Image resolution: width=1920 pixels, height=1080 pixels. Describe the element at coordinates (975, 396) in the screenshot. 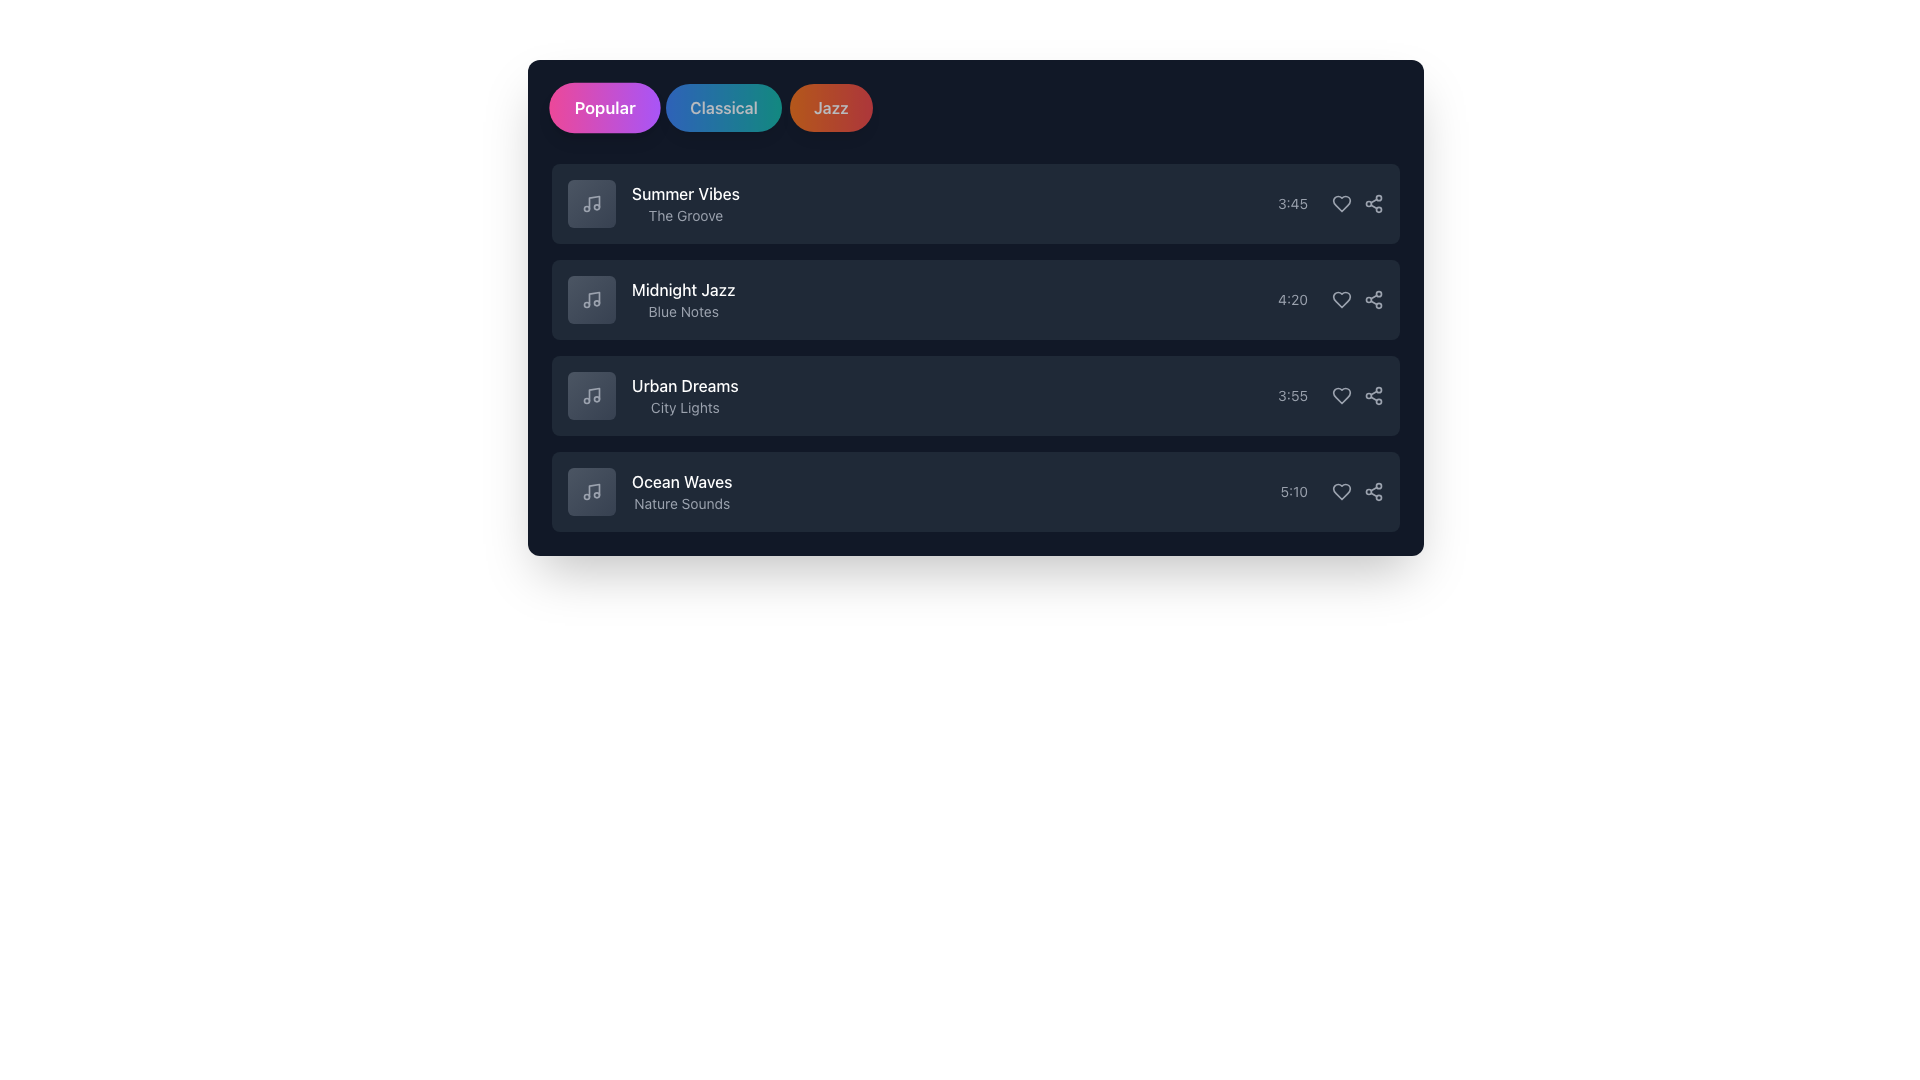

I see `the playlist item 'Urban Dreams' displayed with a dark gray background and song title in white` at that location.